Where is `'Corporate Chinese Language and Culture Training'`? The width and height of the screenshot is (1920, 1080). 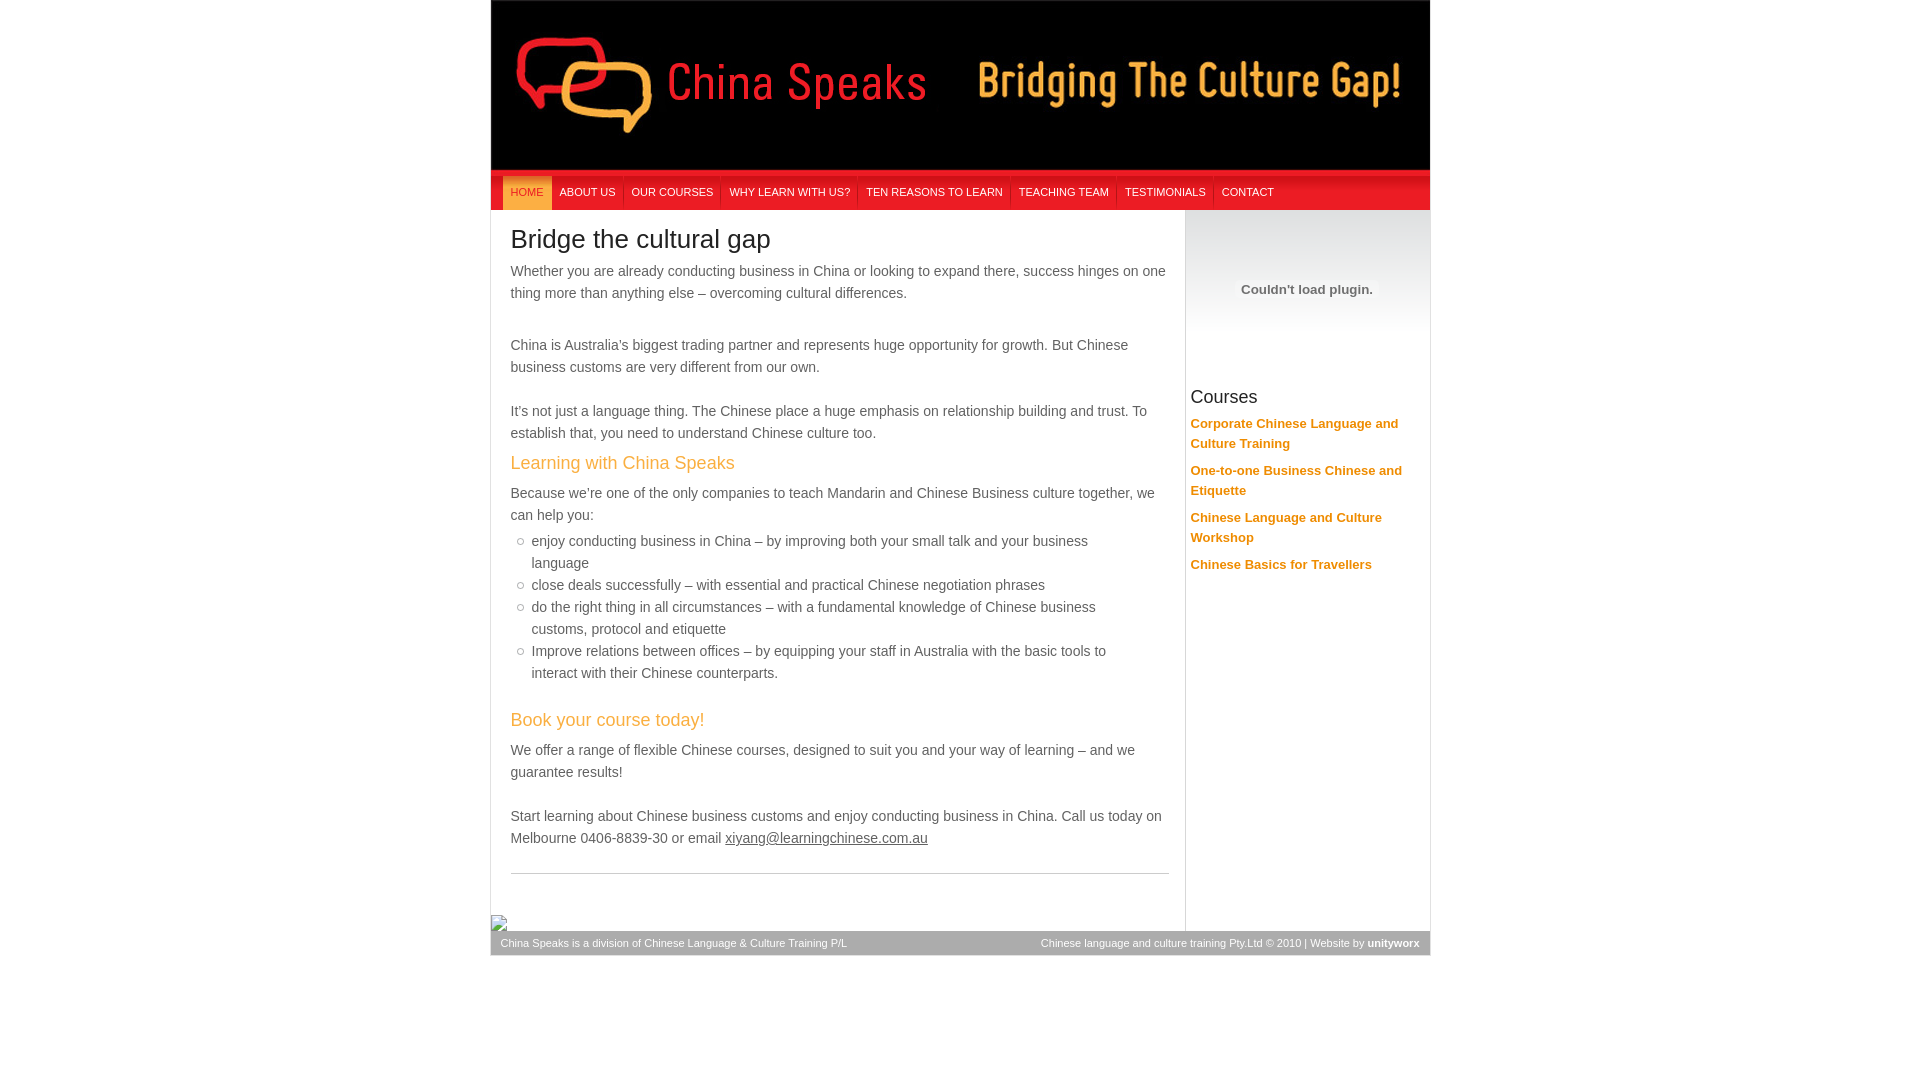
'Corporate Chinese Language and Culture Training' is located at coordinates (1190, 432).